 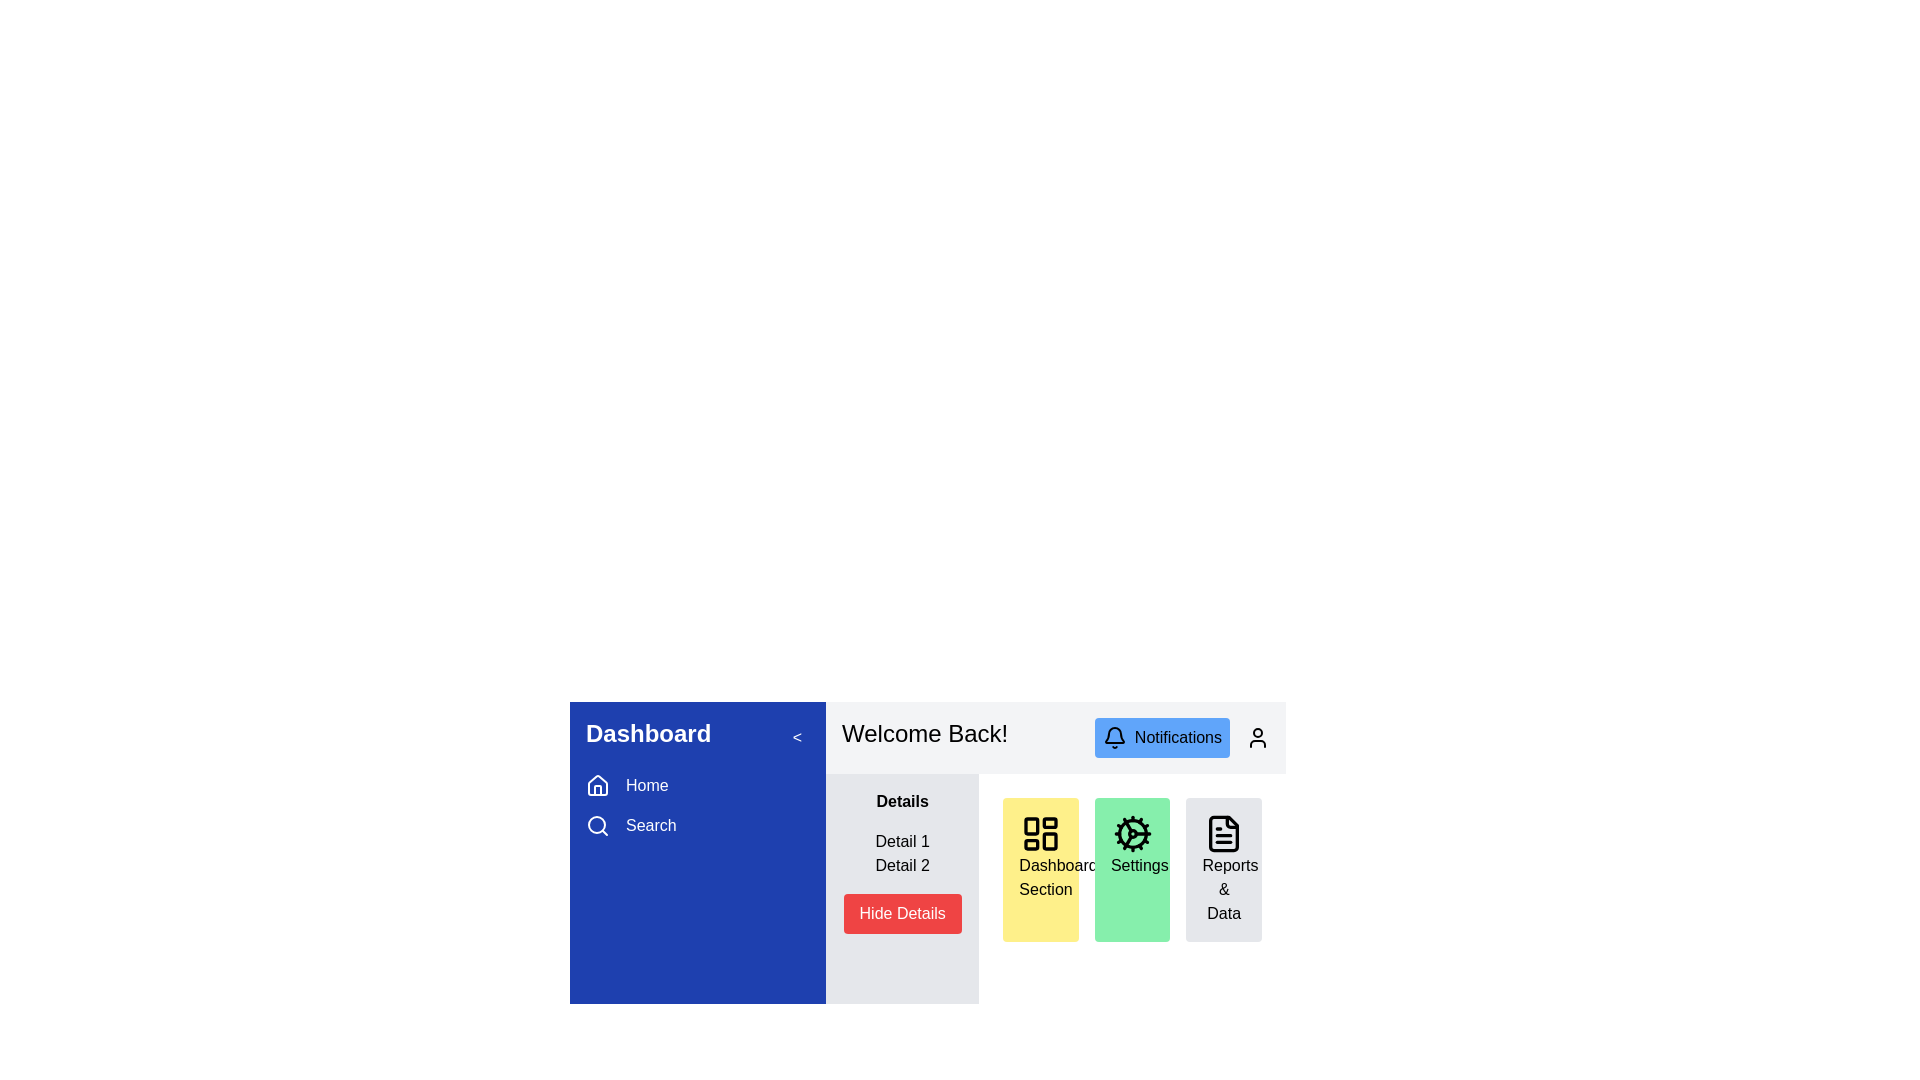 I want to click on the visual card component representing the settings menu, positioned in the middle of a grid between 'Dashboard Section' and 'Reports & Data', so click(x=1132, y=869).